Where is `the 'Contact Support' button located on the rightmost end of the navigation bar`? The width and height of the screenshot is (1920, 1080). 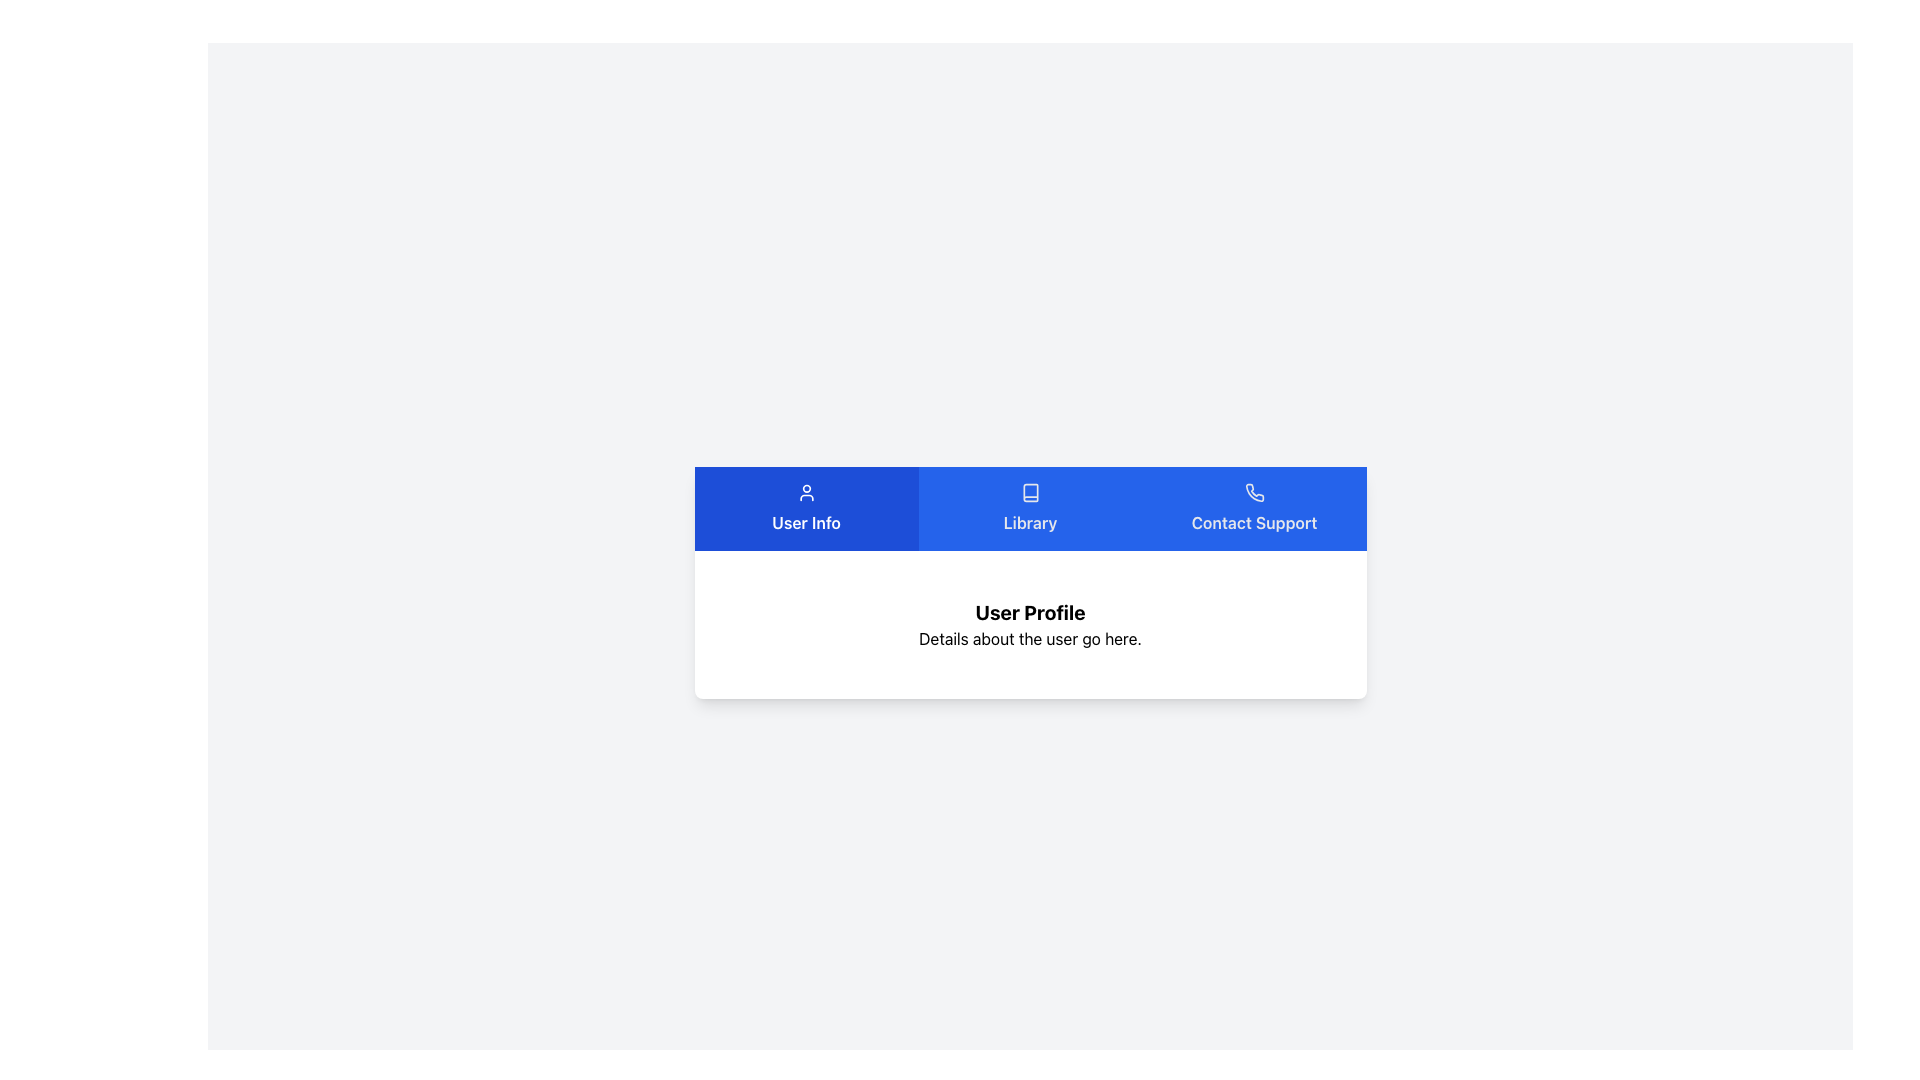 the 'Contact Support' button located on the rightmost end of the navigation bar is located at coordinates (1253, 508).